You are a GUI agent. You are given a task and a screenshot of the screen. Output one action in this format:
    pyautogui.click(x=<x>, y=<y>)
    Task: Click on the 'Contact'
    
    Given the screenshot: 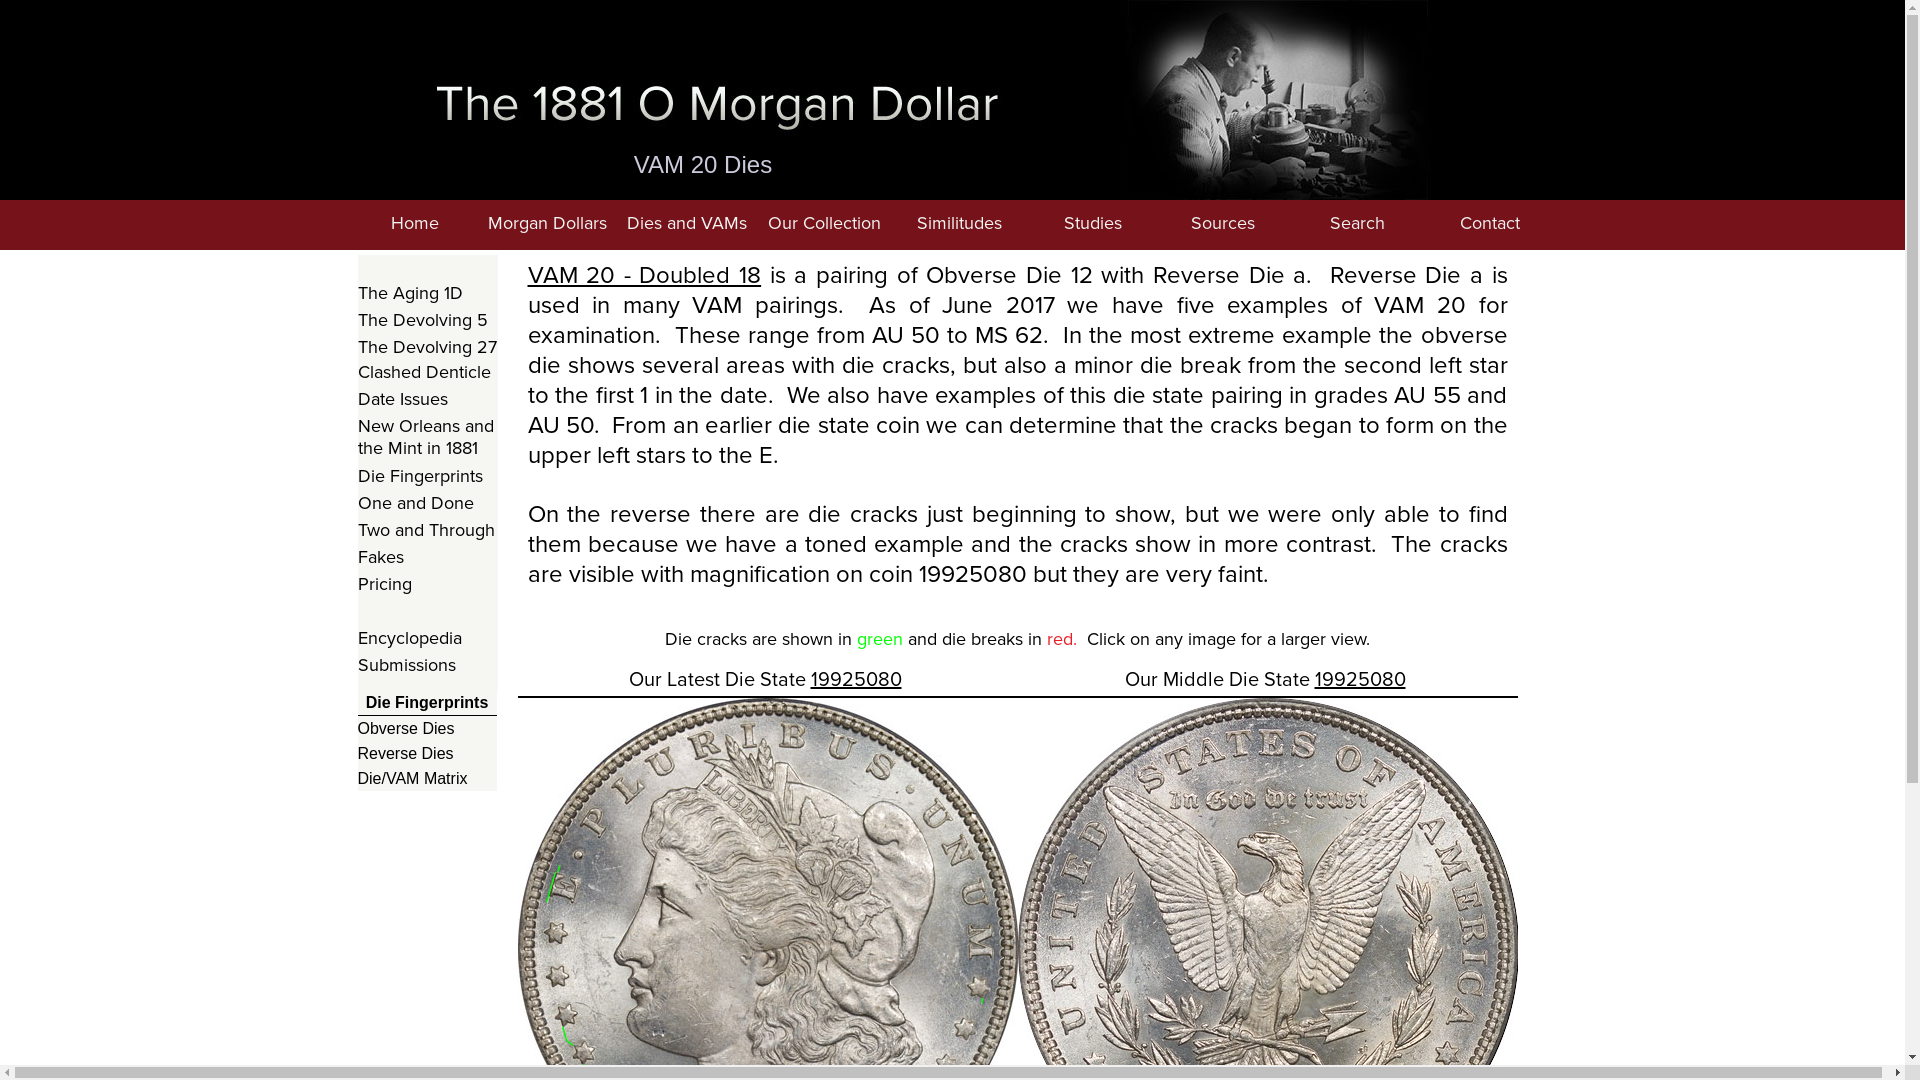 What is the action you would take?
    pyautogui.click(x=1427, y=224)
    